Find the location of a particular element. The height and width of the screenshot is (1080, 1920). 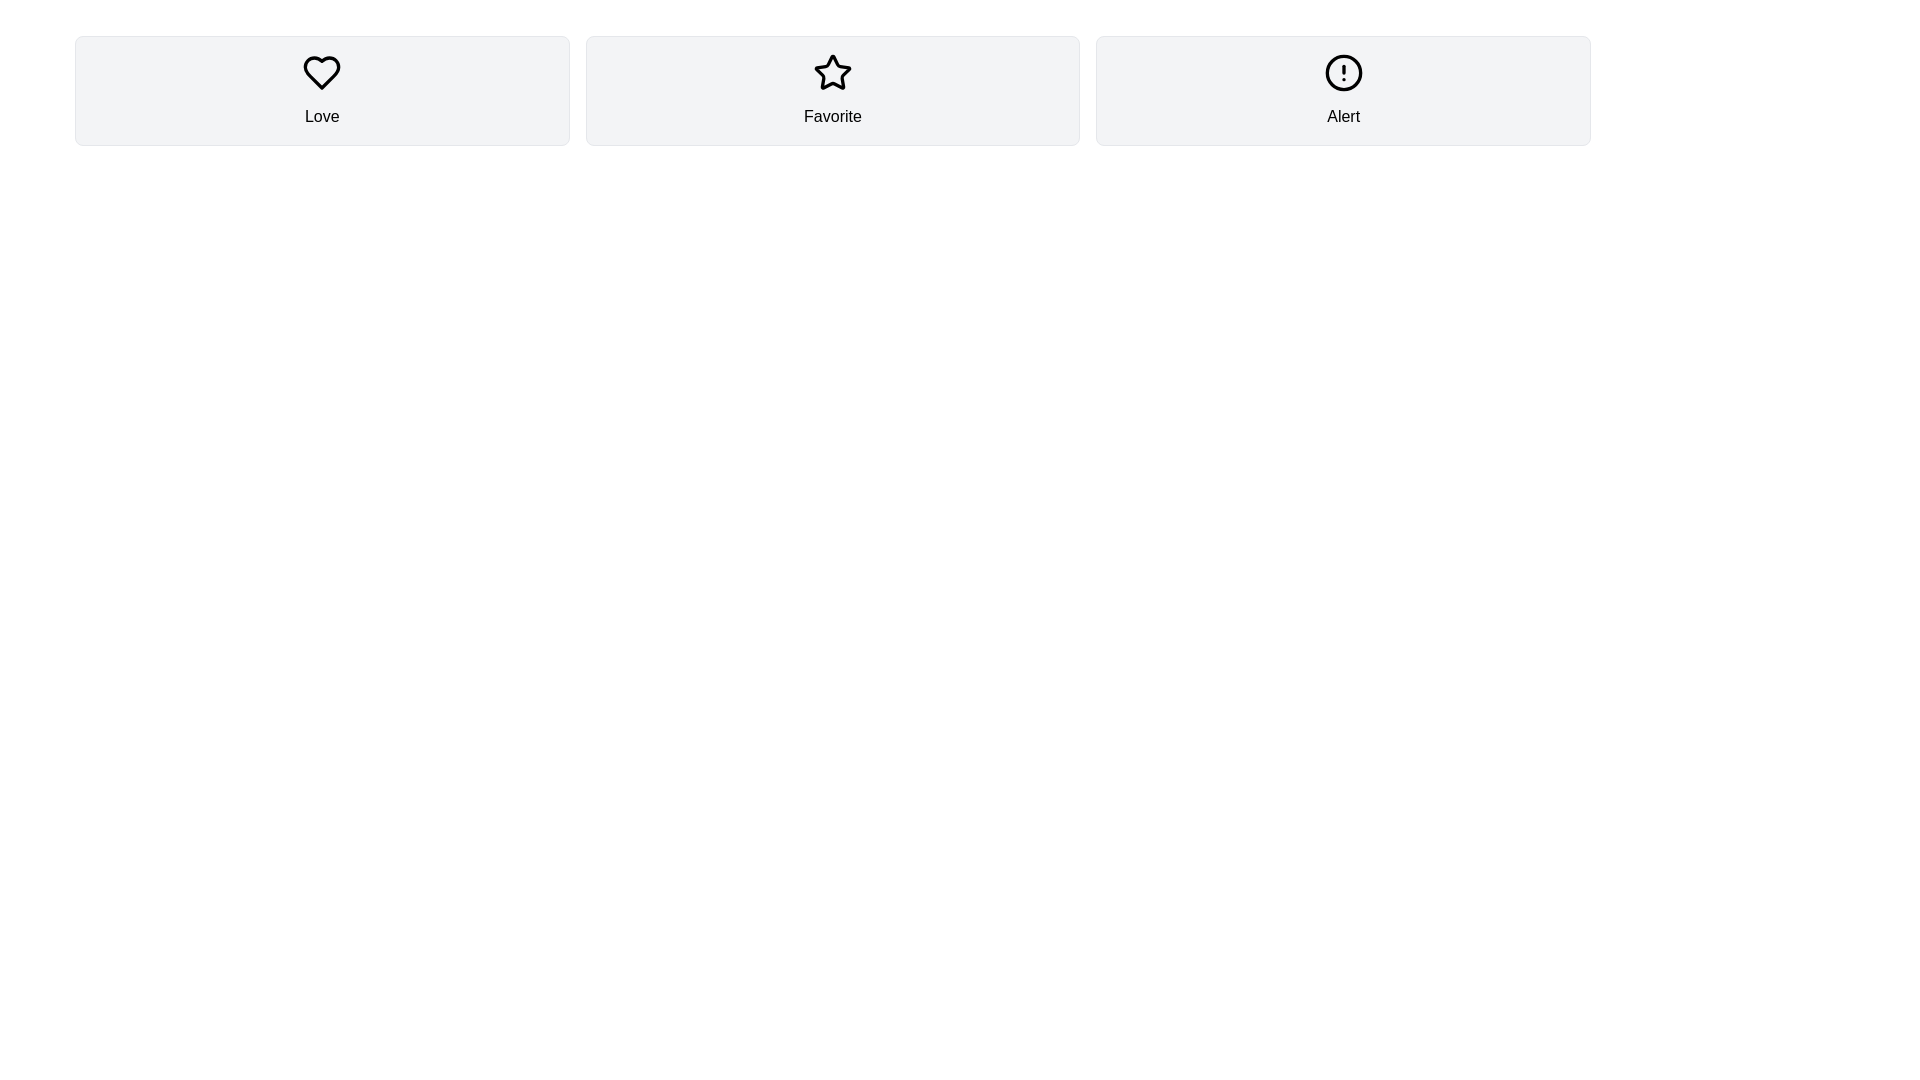

the heart-shaped 'Love' icon is located at coordinates (322, 72).